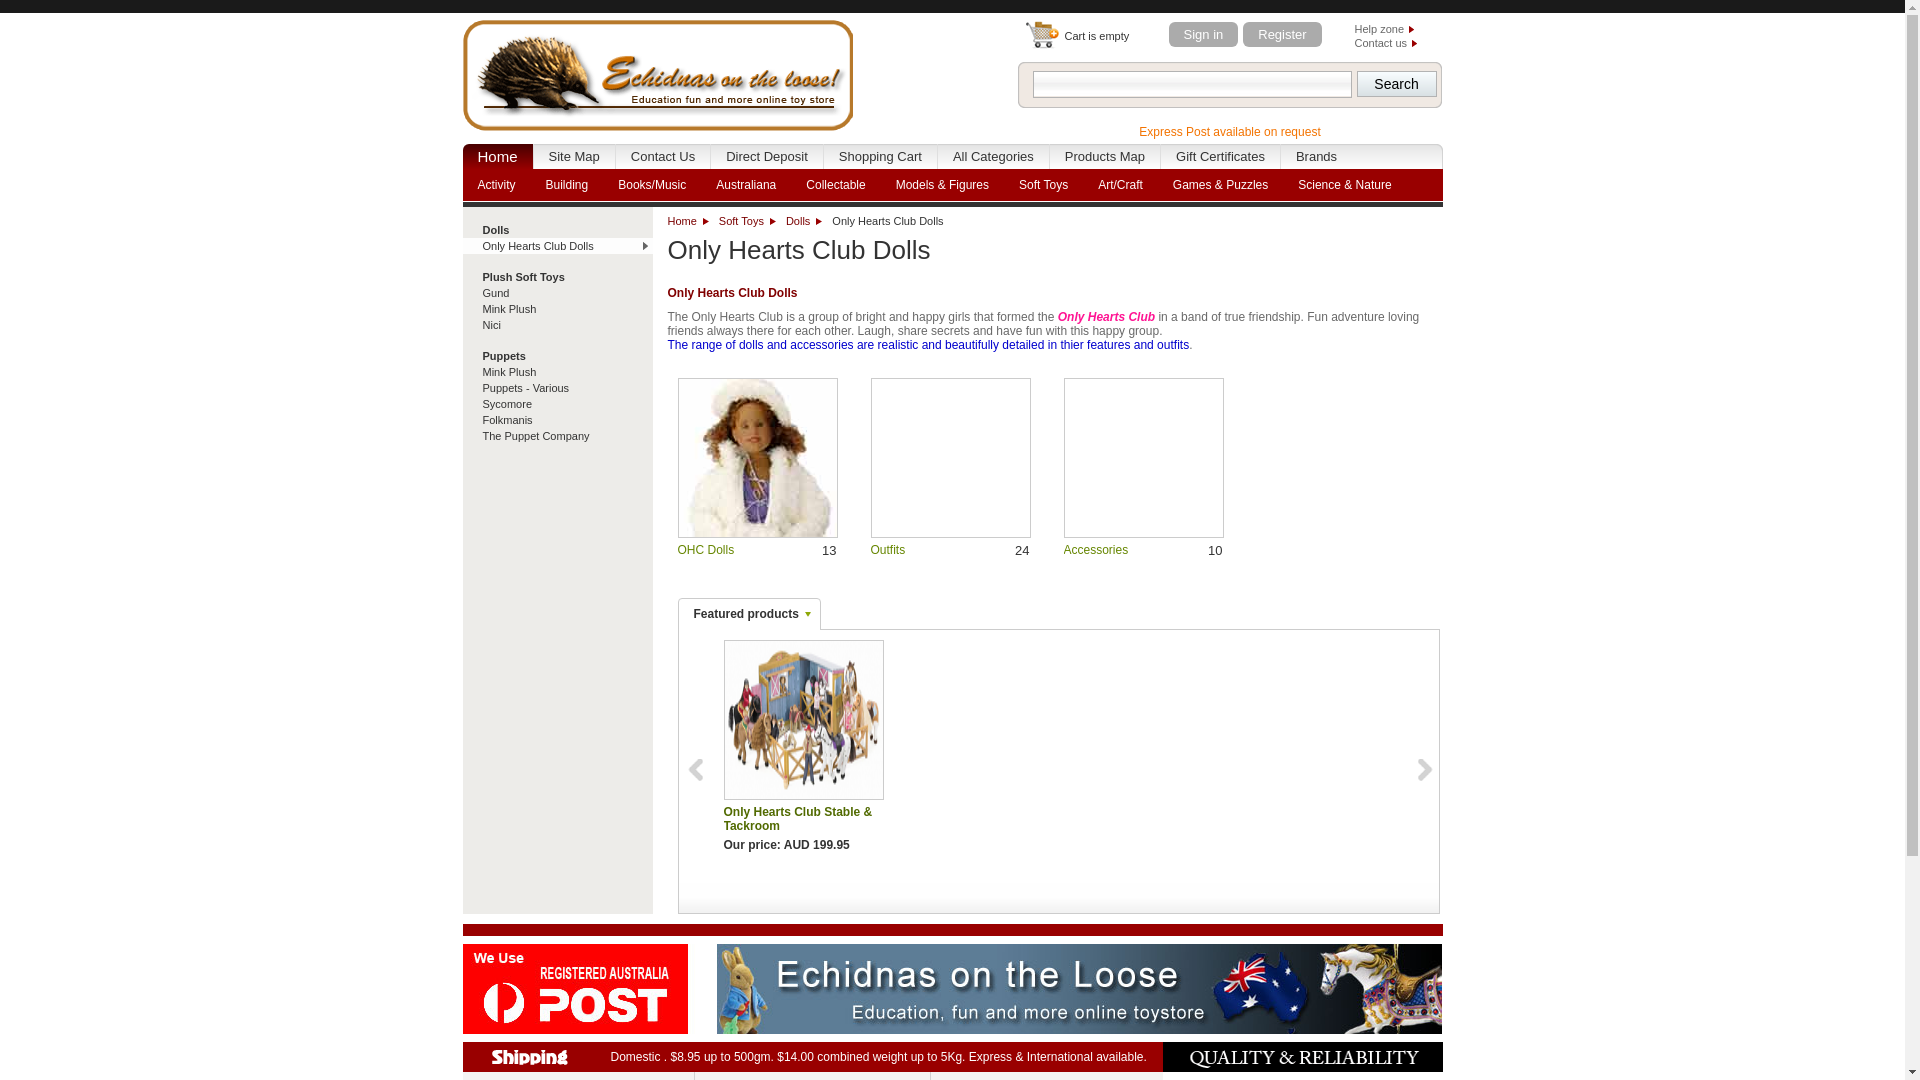 The image size is (1920, 1080). I want to click on 'Echidnas on the loose', so click(657, 71).